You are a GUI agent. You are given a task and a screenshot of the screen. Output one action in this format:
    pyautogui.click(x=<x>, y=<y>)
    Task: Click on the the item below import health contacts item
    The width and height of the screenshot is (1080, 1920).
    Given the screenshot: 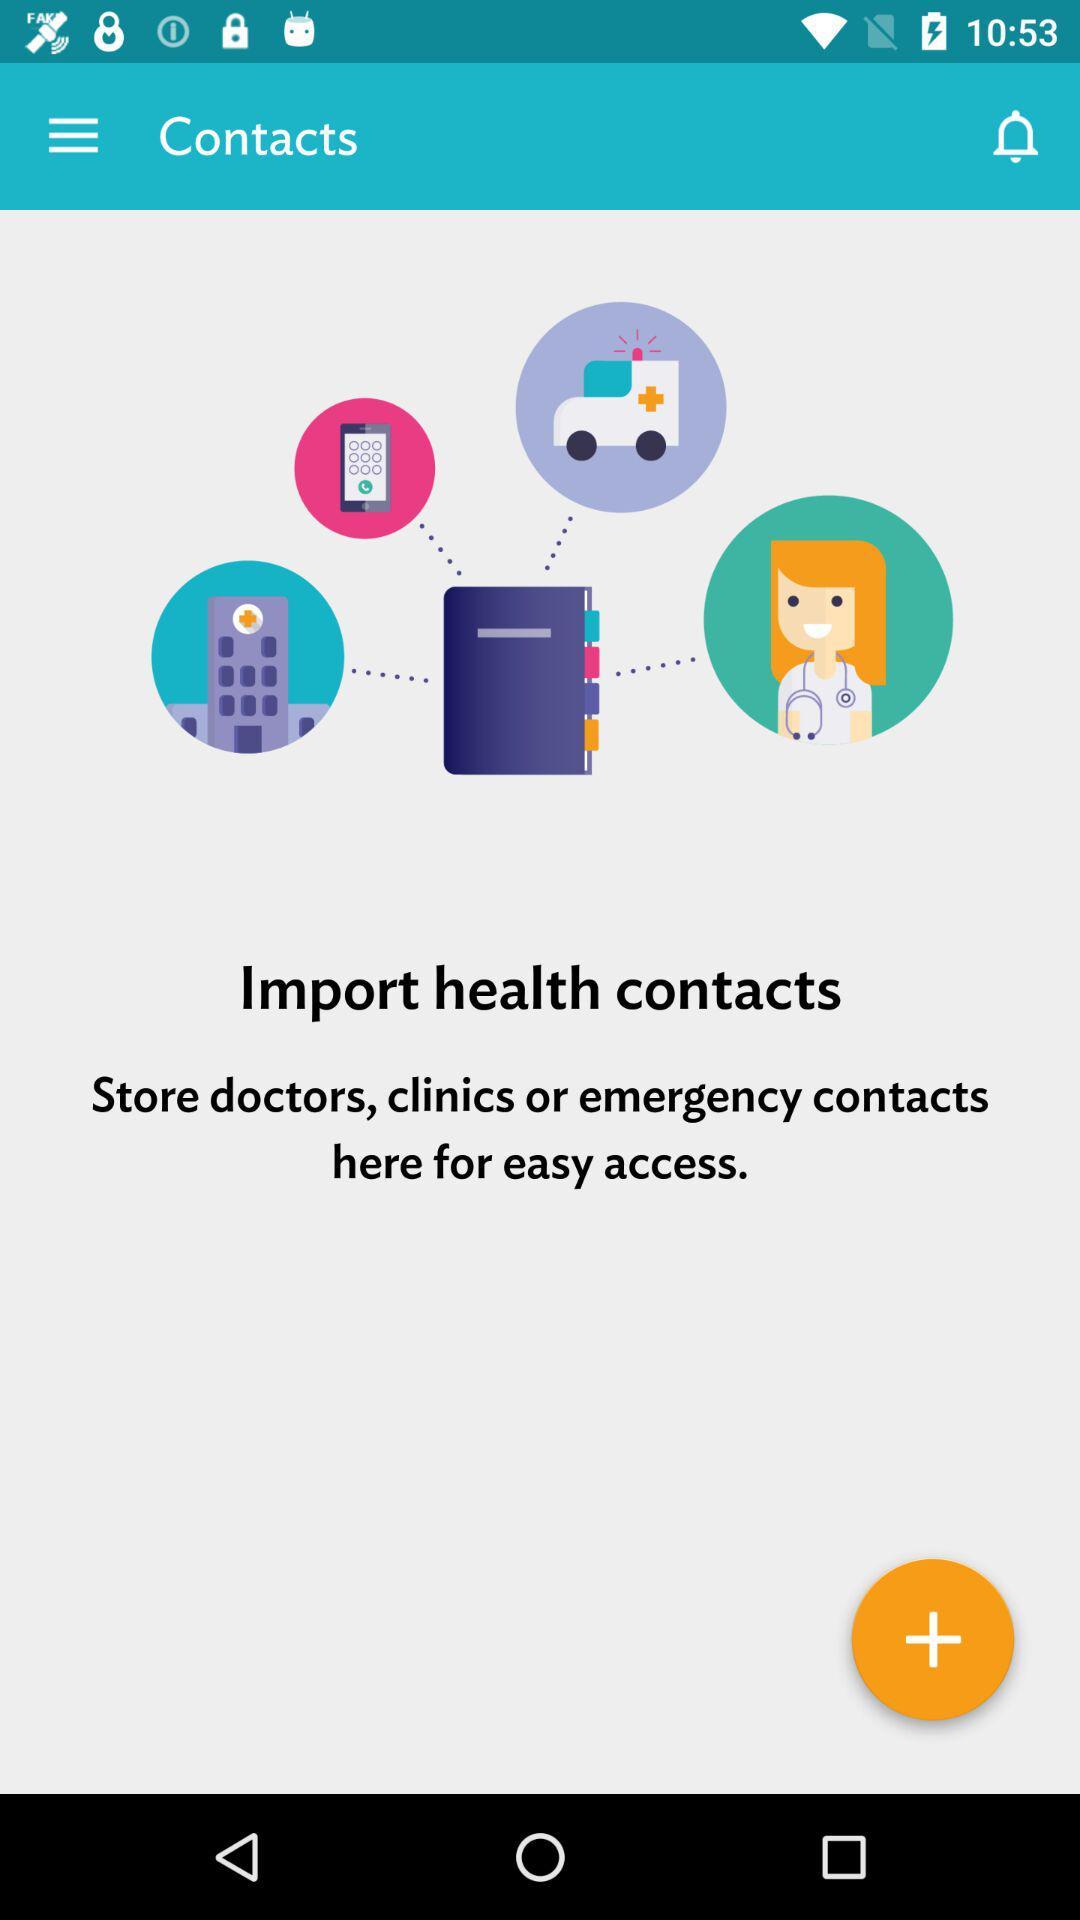 What is the action you would take?
    pyautogui.click(x=540, y=1128)
    